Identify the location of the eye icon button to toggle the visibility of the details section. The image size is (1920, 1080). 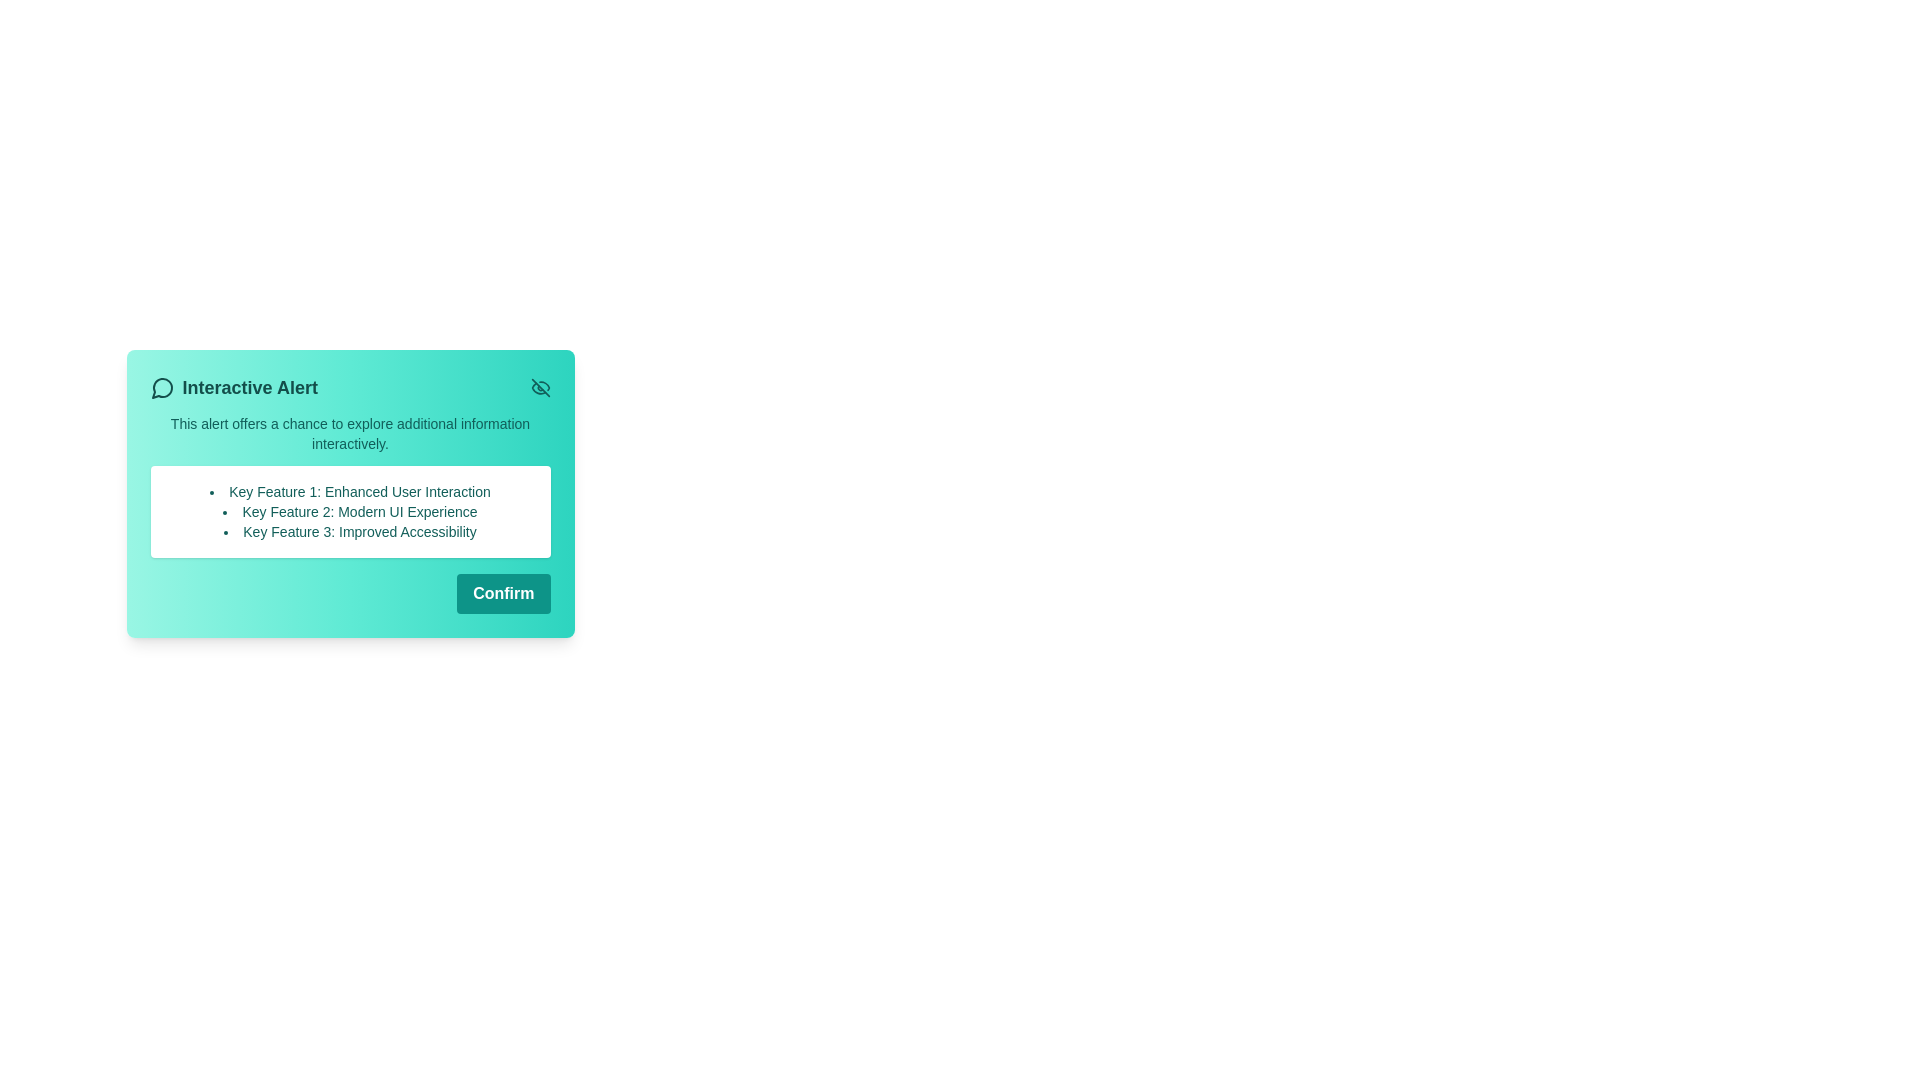
(540, 388).